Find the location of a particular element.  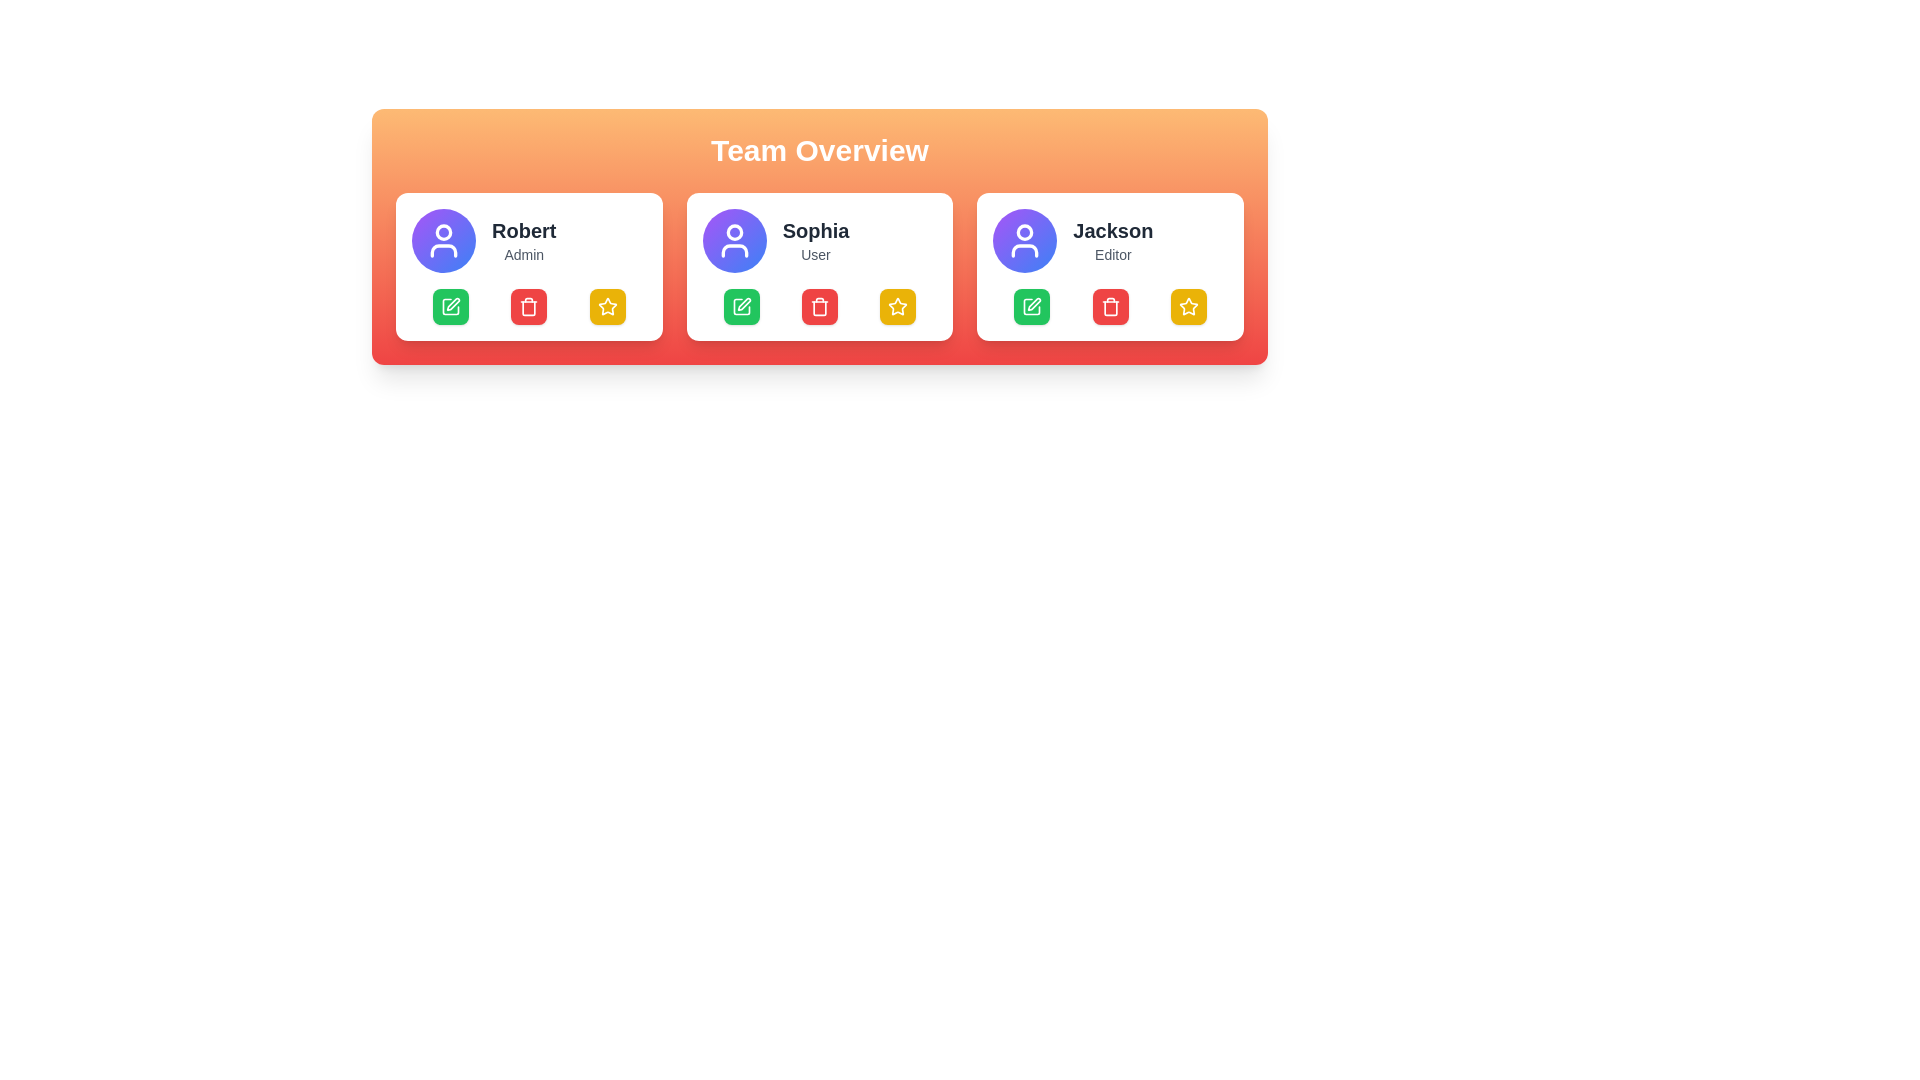

the user avatar representing 'Sophia' located in the center card of the 'Team Overview' section, positioned above the text 'Sophia' and to the left of 'User' is located at coordinates (733, 239).